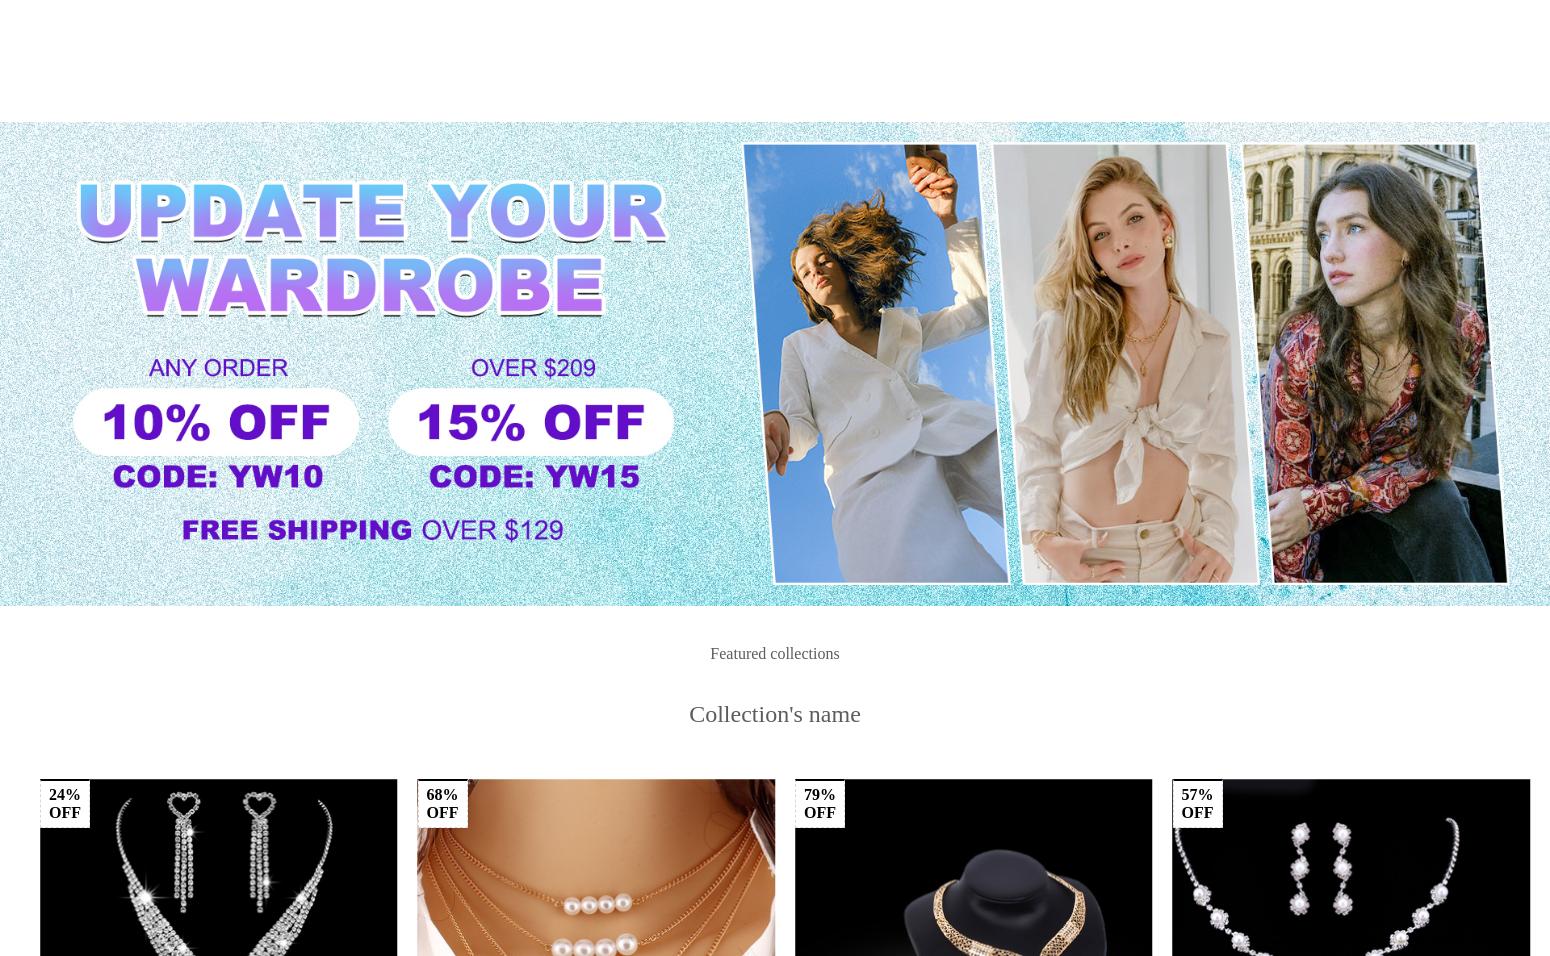 This screenshot has height=956, width=1550. What do you see at coordinates (1215, 777) in the screenshot?
I see `'USD $180.96'` at bounding box center [1215, 777].